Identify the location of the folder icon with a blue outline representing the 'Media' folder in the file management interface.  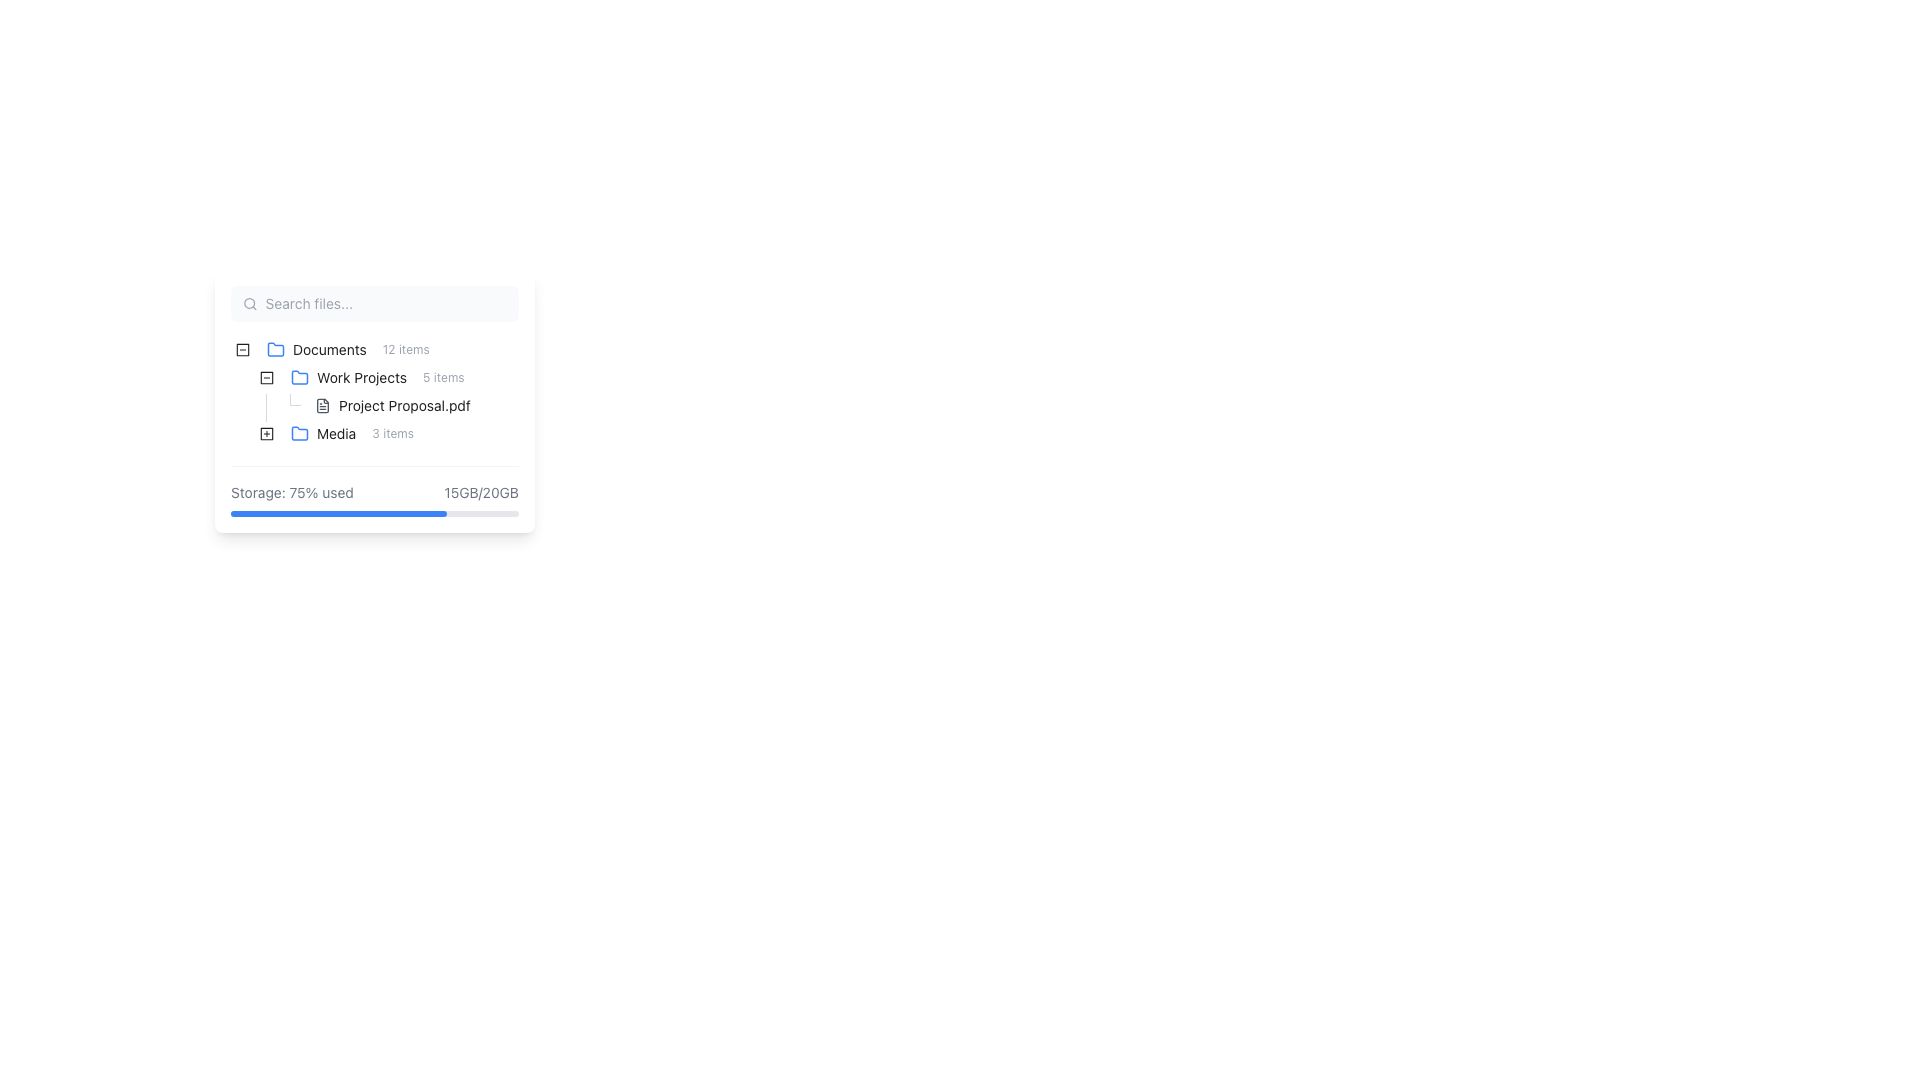
(298, 431).